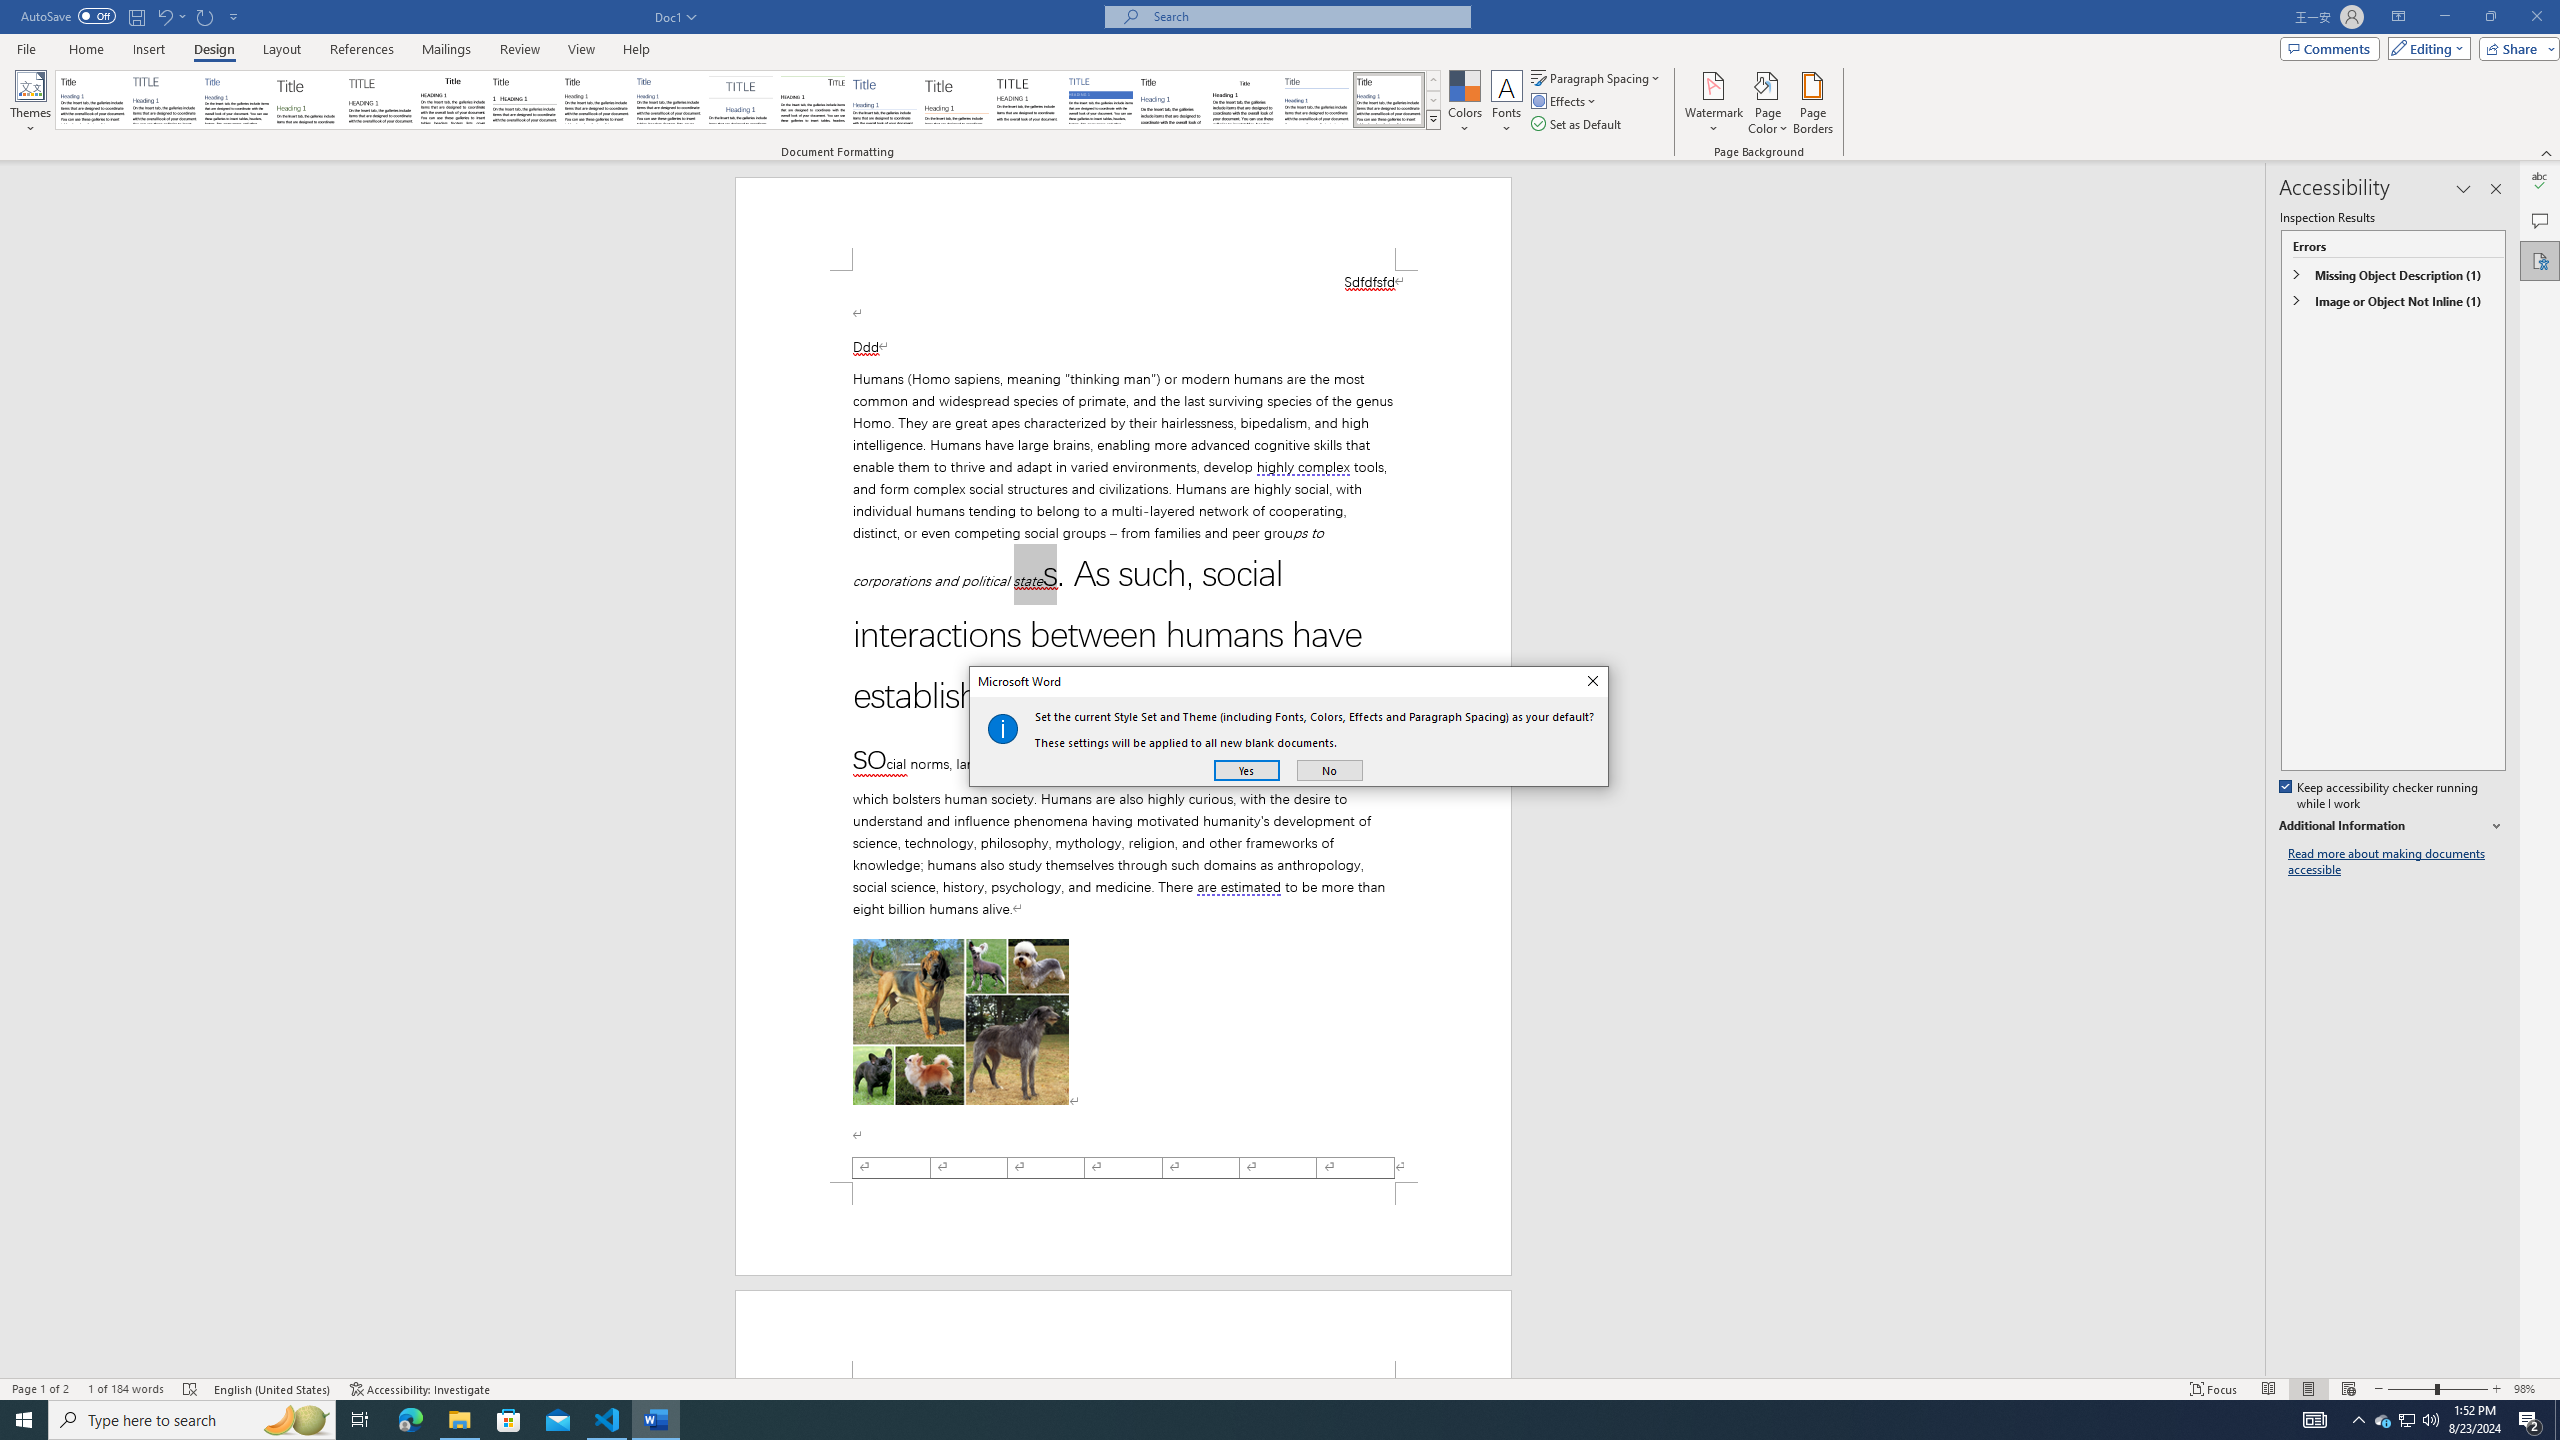  I want to click on 'User Promoted Notification Area', so click(2405, 1418).